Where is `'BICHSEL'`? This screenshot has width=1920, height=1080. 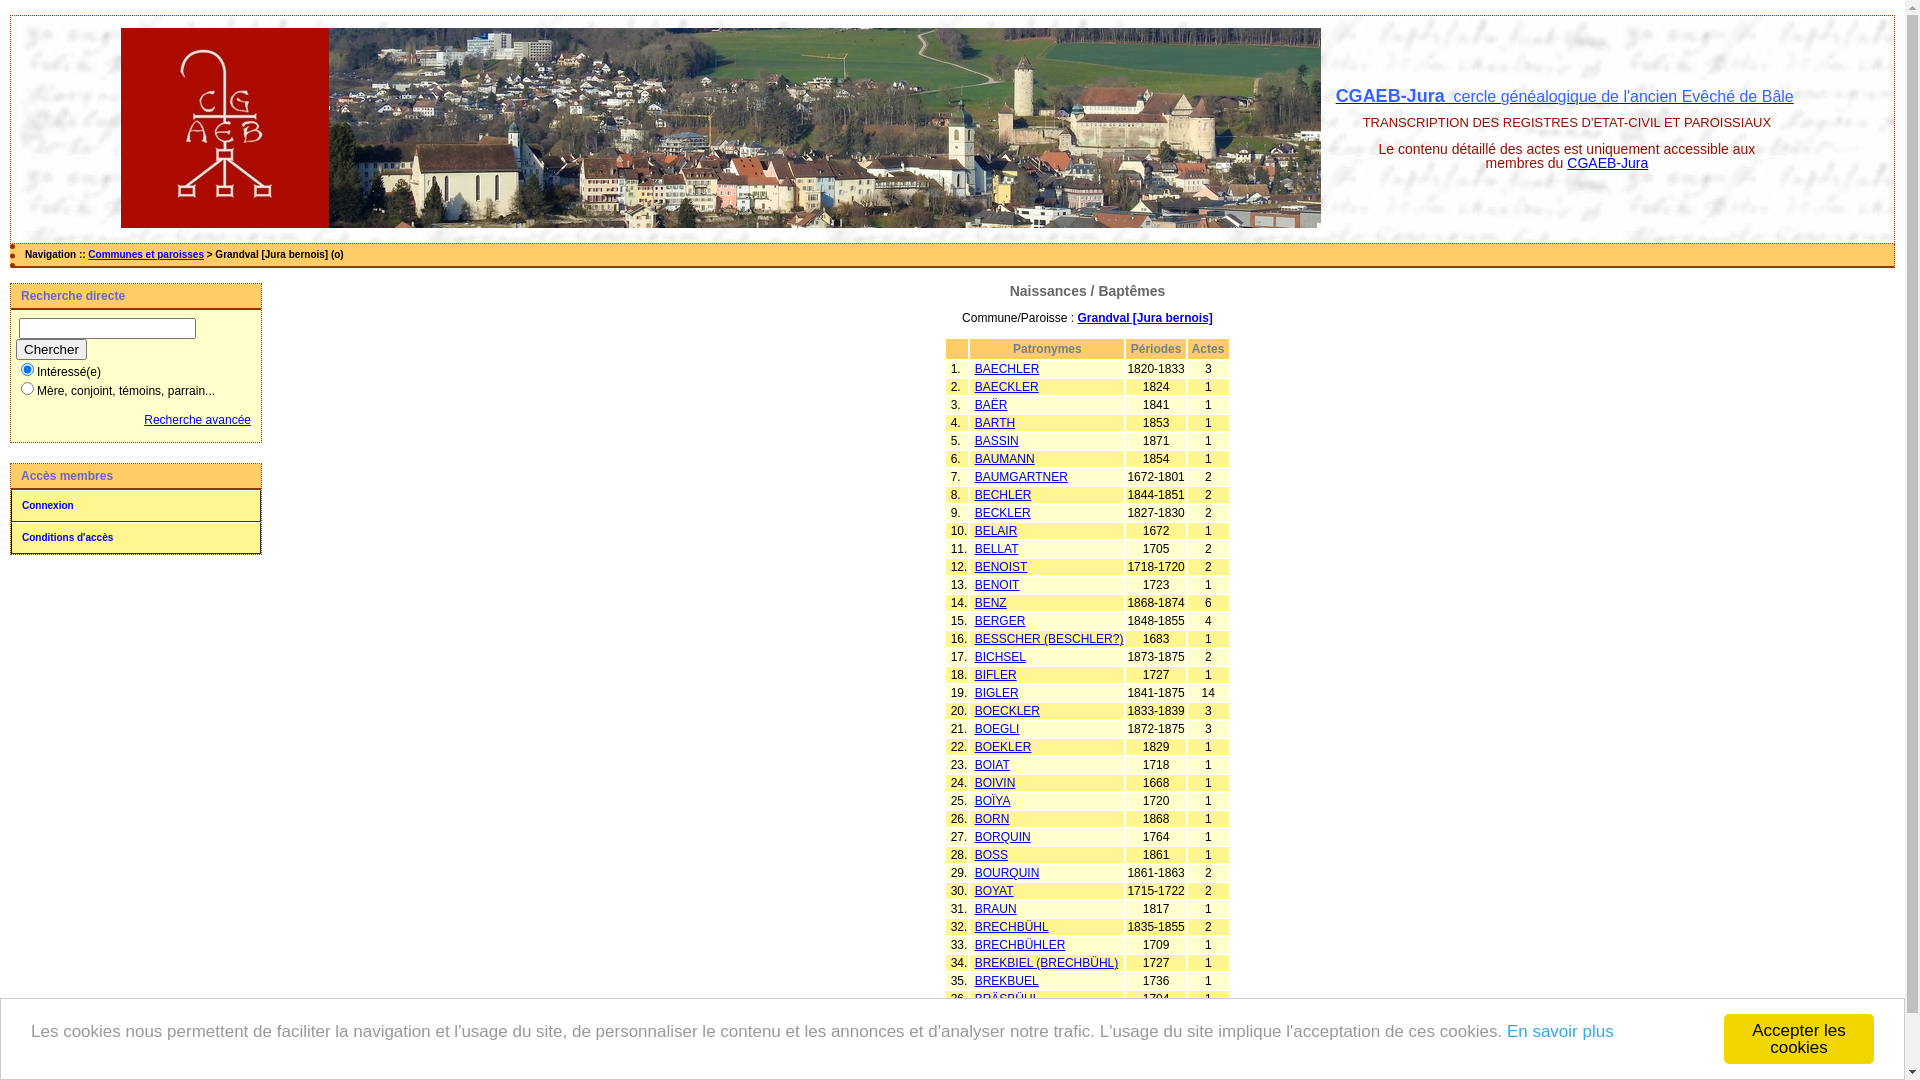 'BICHSEL' is located at coordinates (974, 656).